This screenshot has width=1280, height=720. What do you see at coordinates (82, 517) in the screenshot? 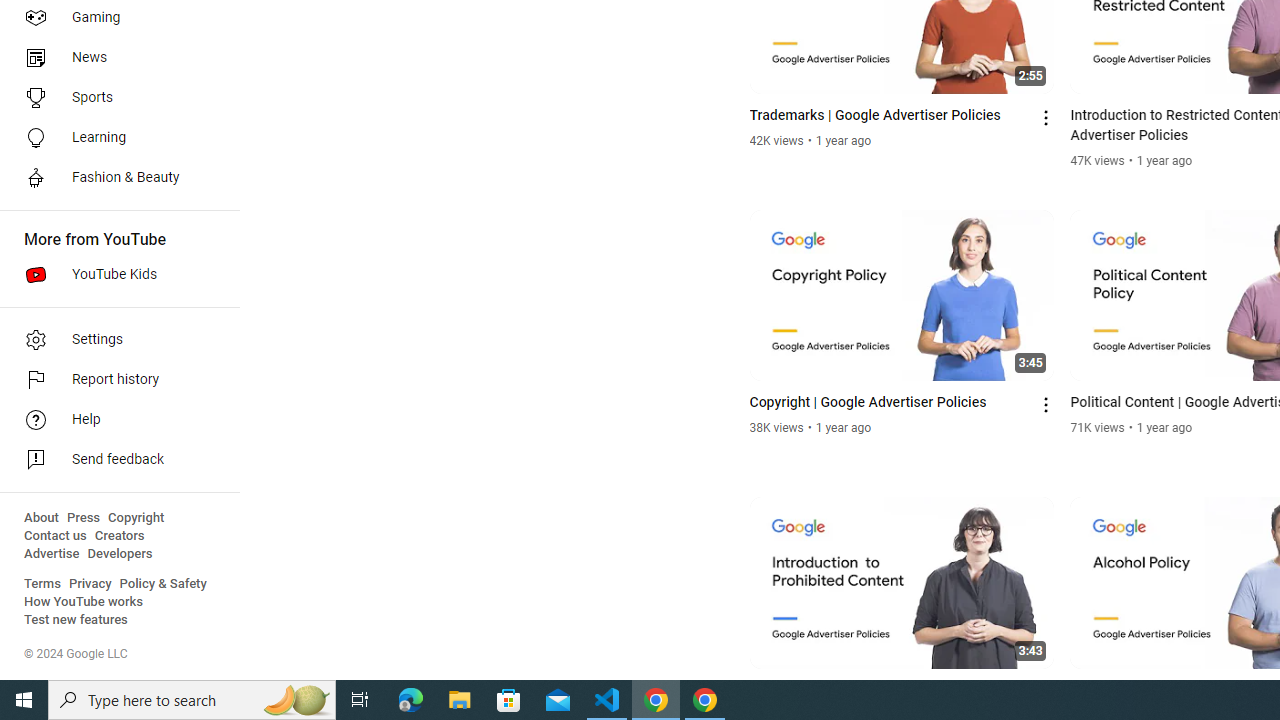
I see `'Press'` at bounding box center [82, 517].